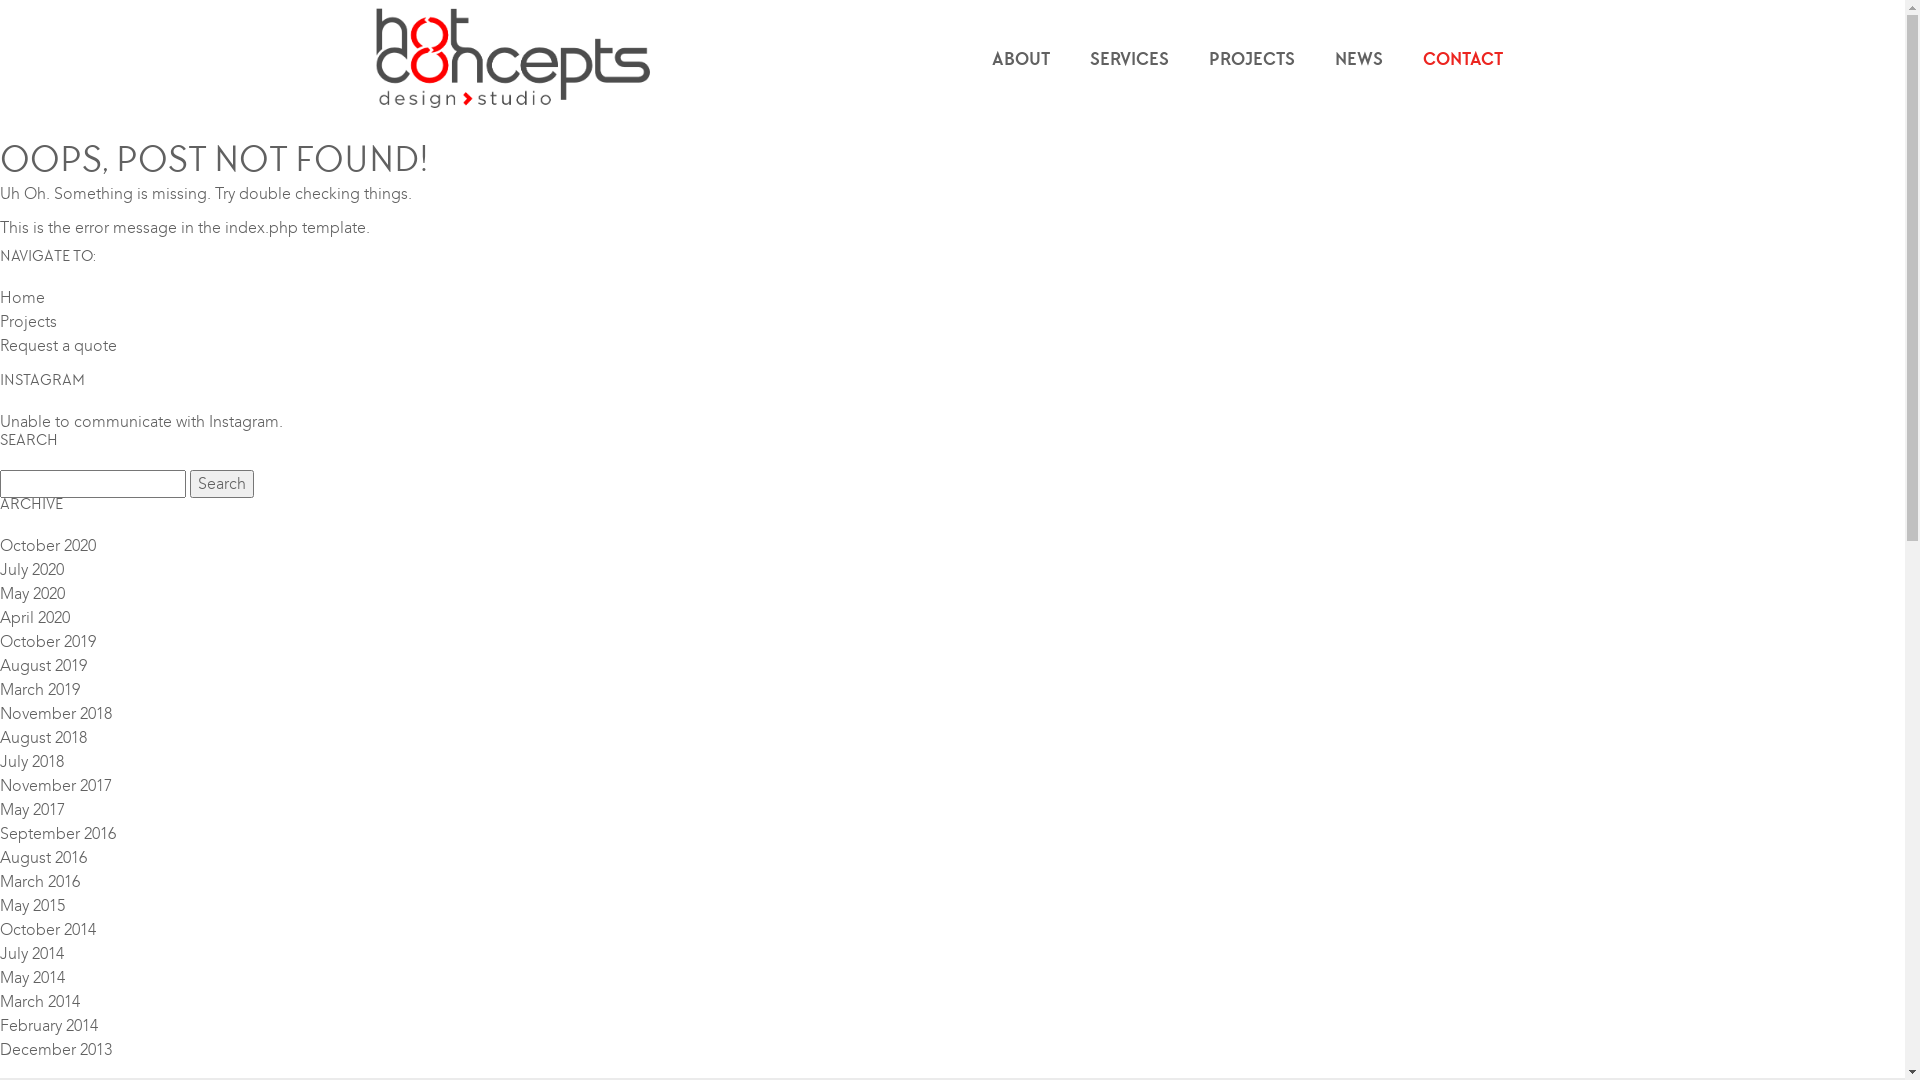 This screenshot has height=1080, width=1920. I want to click on 'March 2016', so click(39, 881).